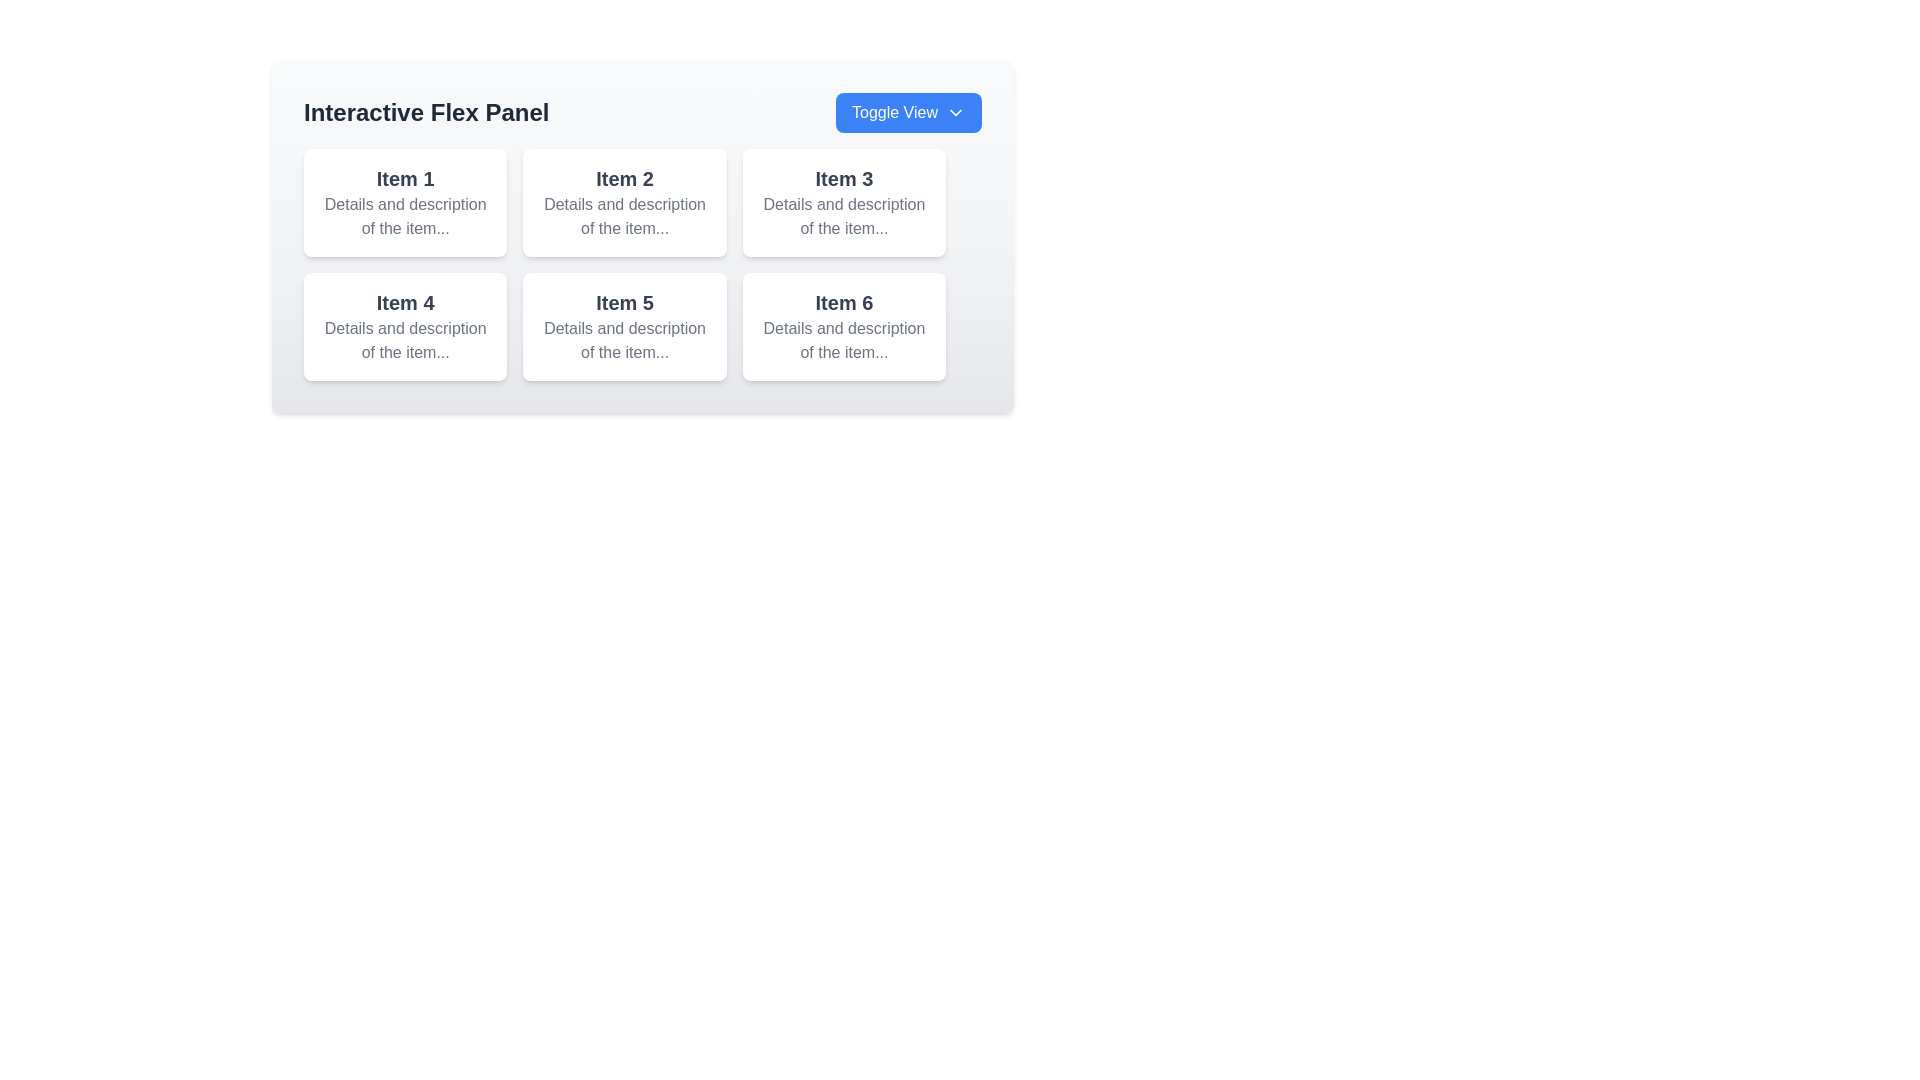 This screenshot has width=1920, height=1080. Describe the element at coordinates (954, 112) in the screenshot. I see `the downwards-pointing chevron icon within the 'Toggle View' button` at that location.